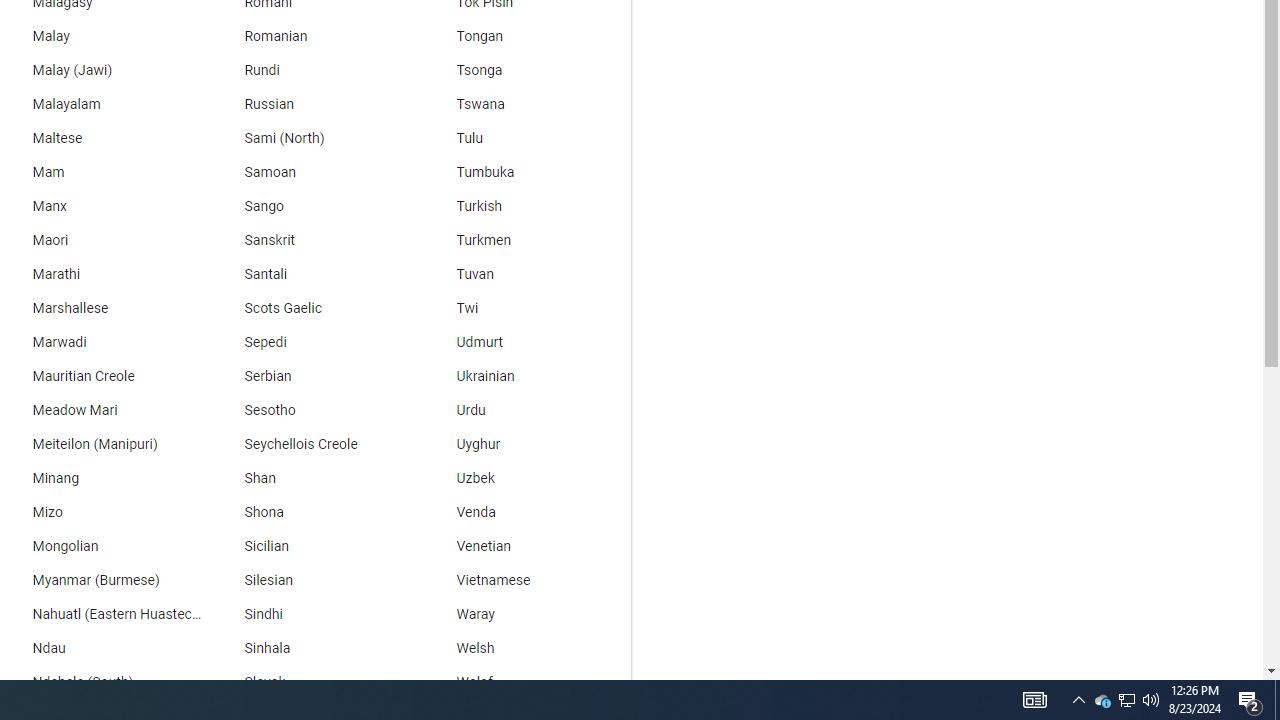 Image resolution: width=1280 pixels, height=720 pixels. I want to click on 'Waray', so click(525, 613).